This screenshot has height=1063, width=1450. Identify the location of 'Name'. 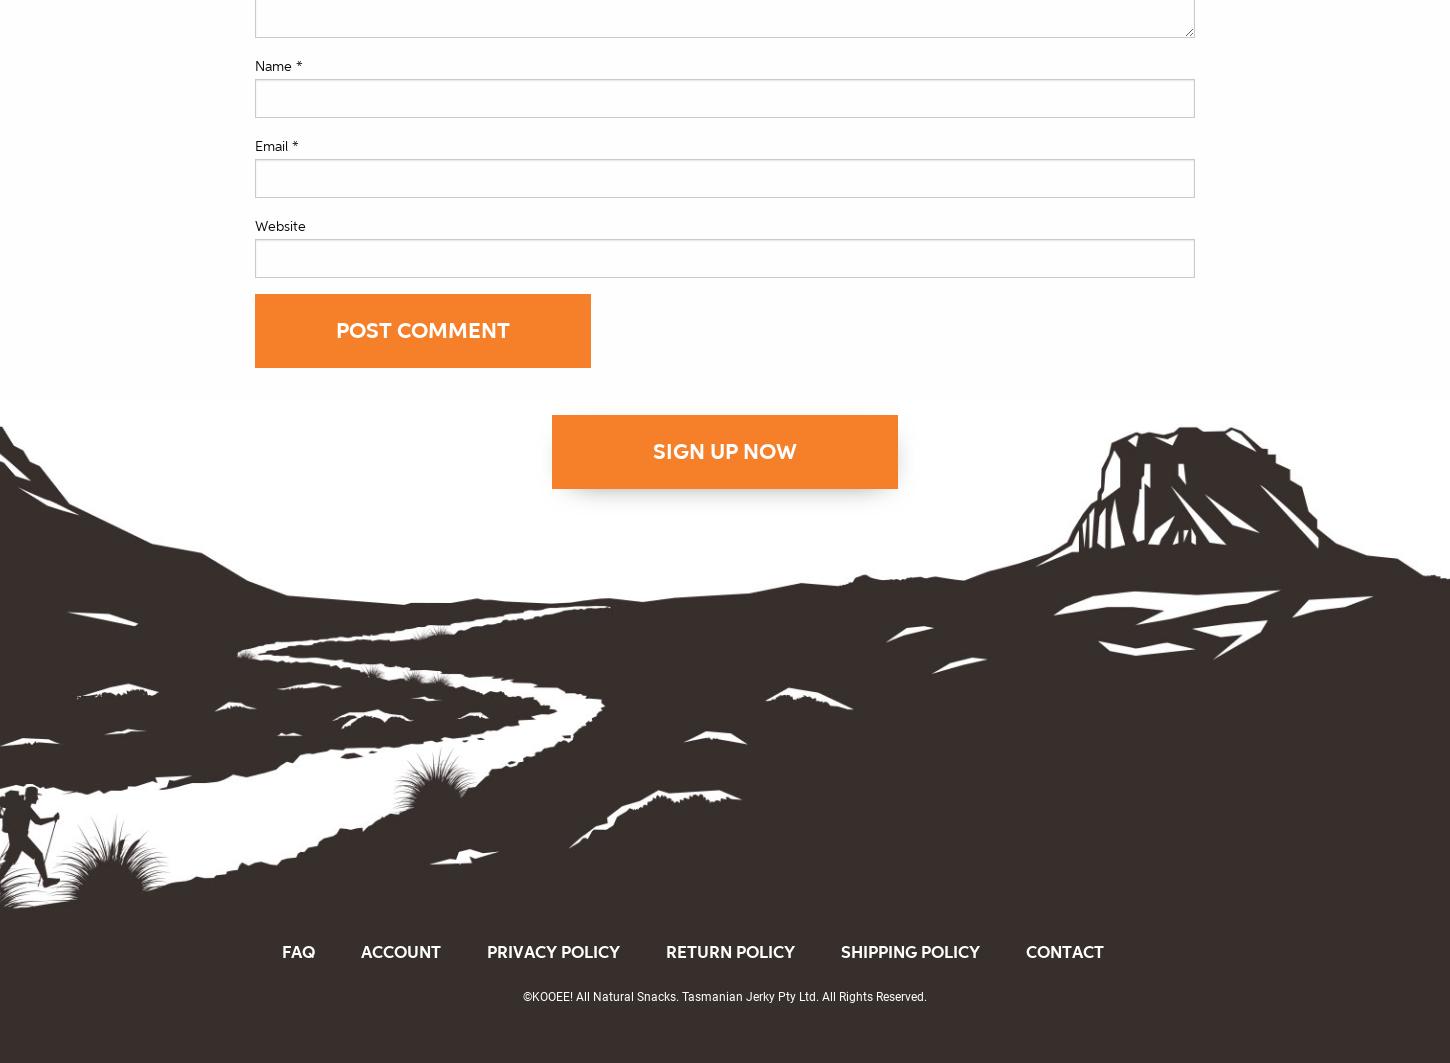
(275, 64).